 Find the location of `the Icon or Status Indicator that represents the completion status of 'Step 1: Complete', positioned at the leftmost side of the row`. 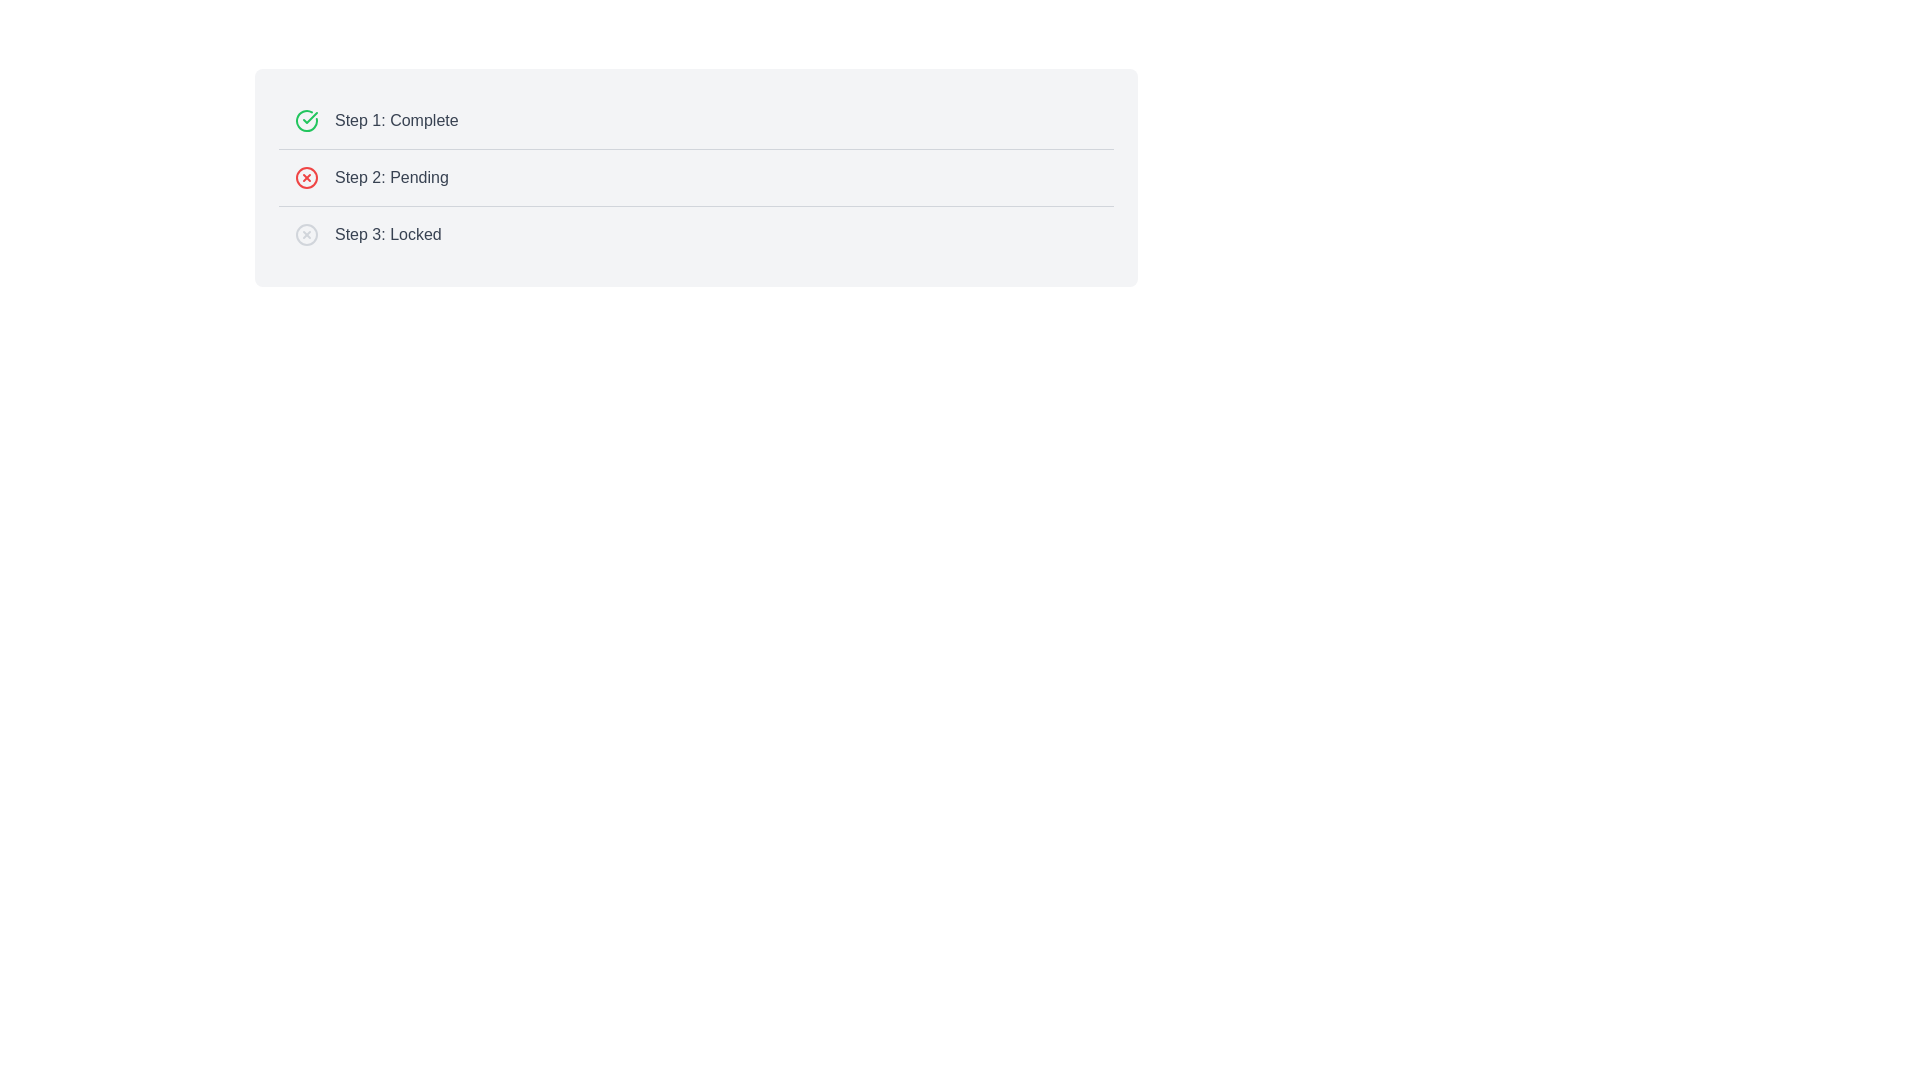

the Icon or Status Indicator that represents the completion status of 'Step 1: Complete', positioned at the leftmost side of the row is located at coordinates (306, 120).